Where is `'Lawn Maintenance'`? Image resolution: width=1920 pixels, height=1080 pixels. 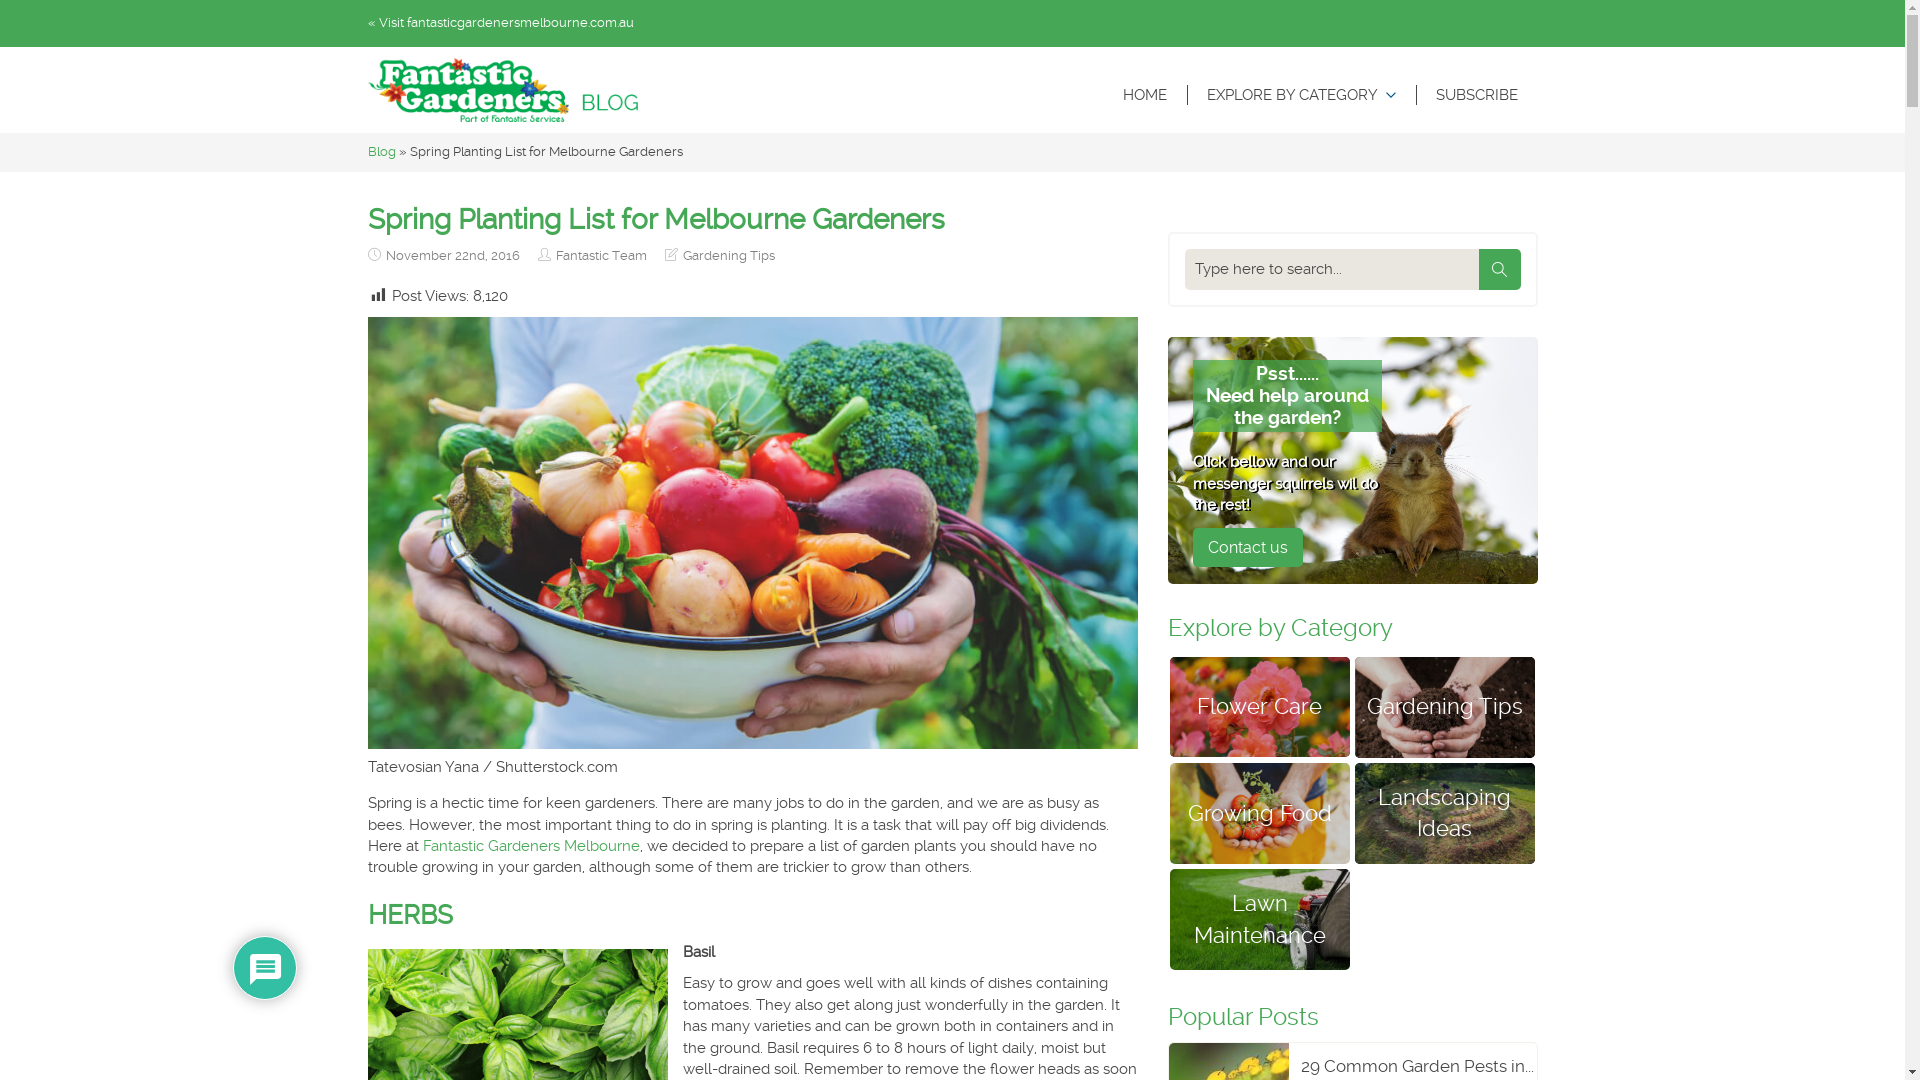
'Lawn Maintenance' is located at coordinates (1258, 919).